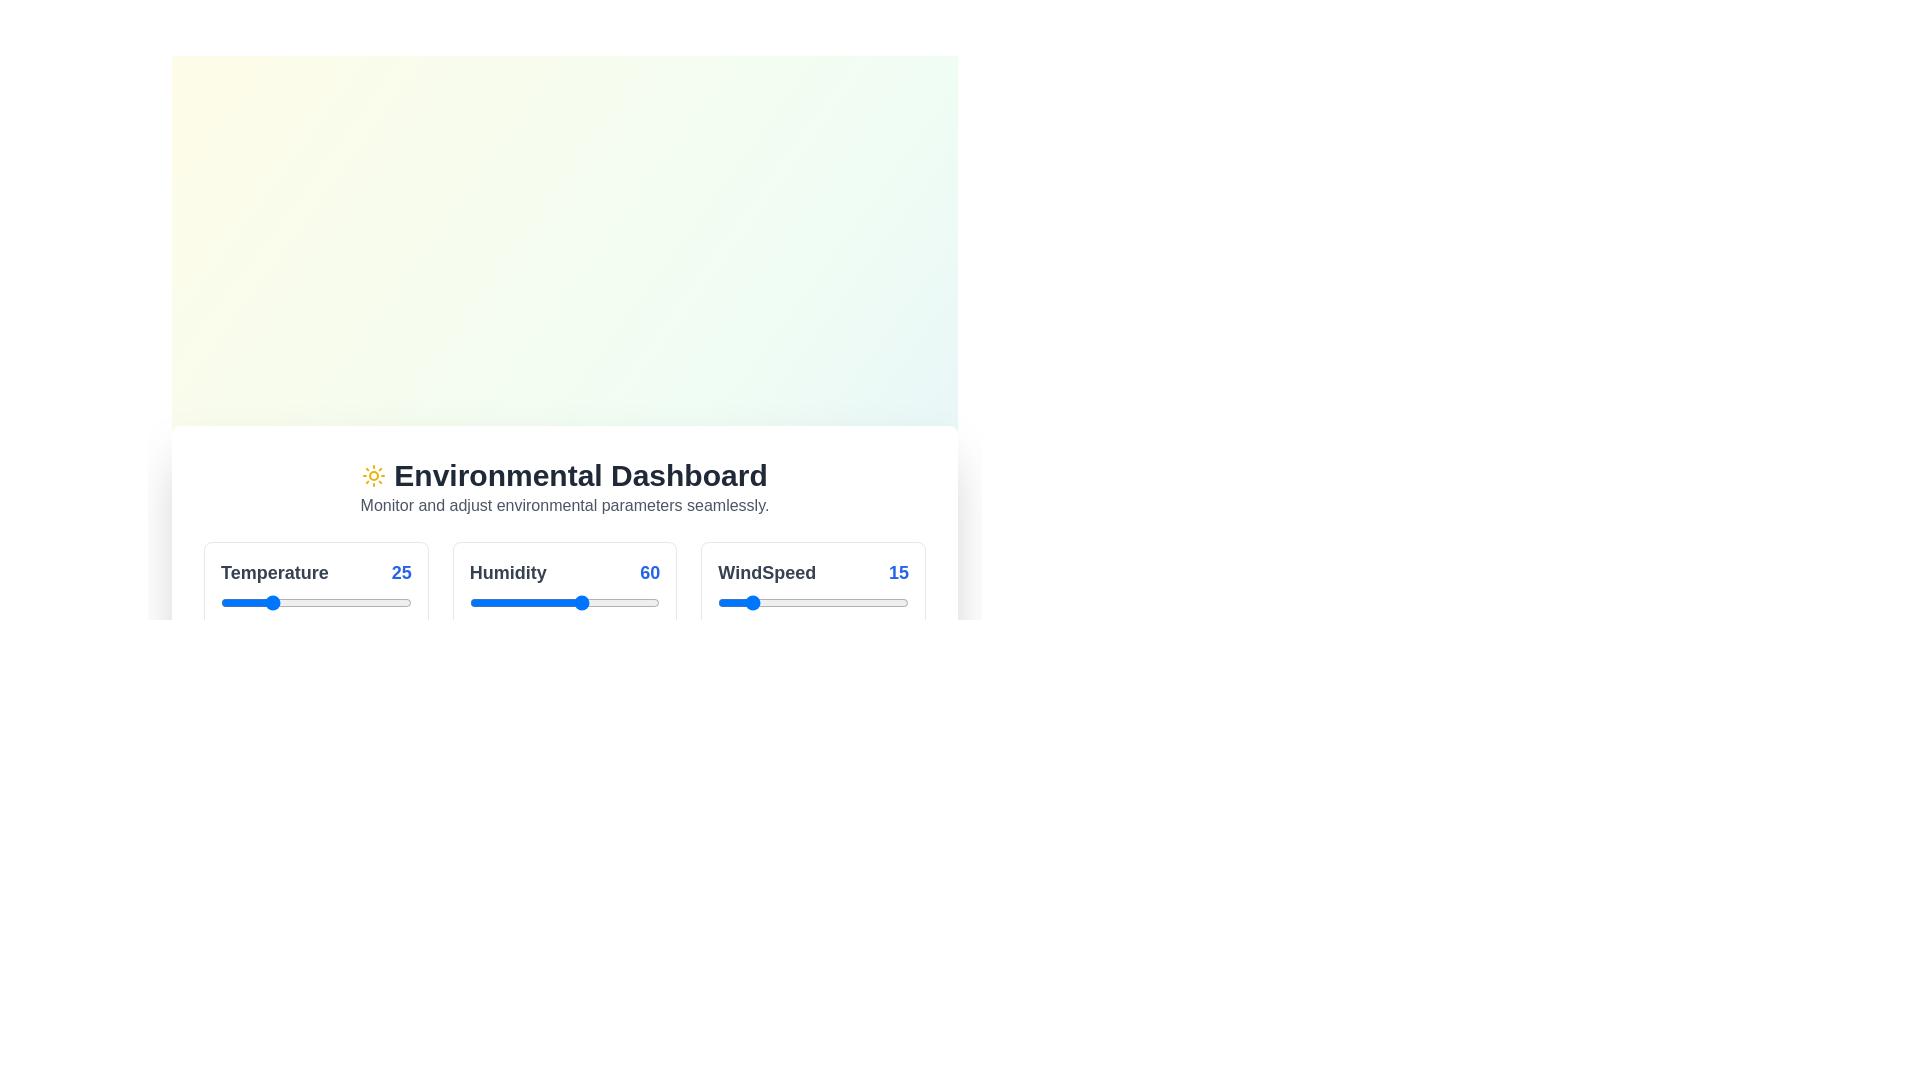  I want to click on the Wind Speed slider, so click(751, 601).